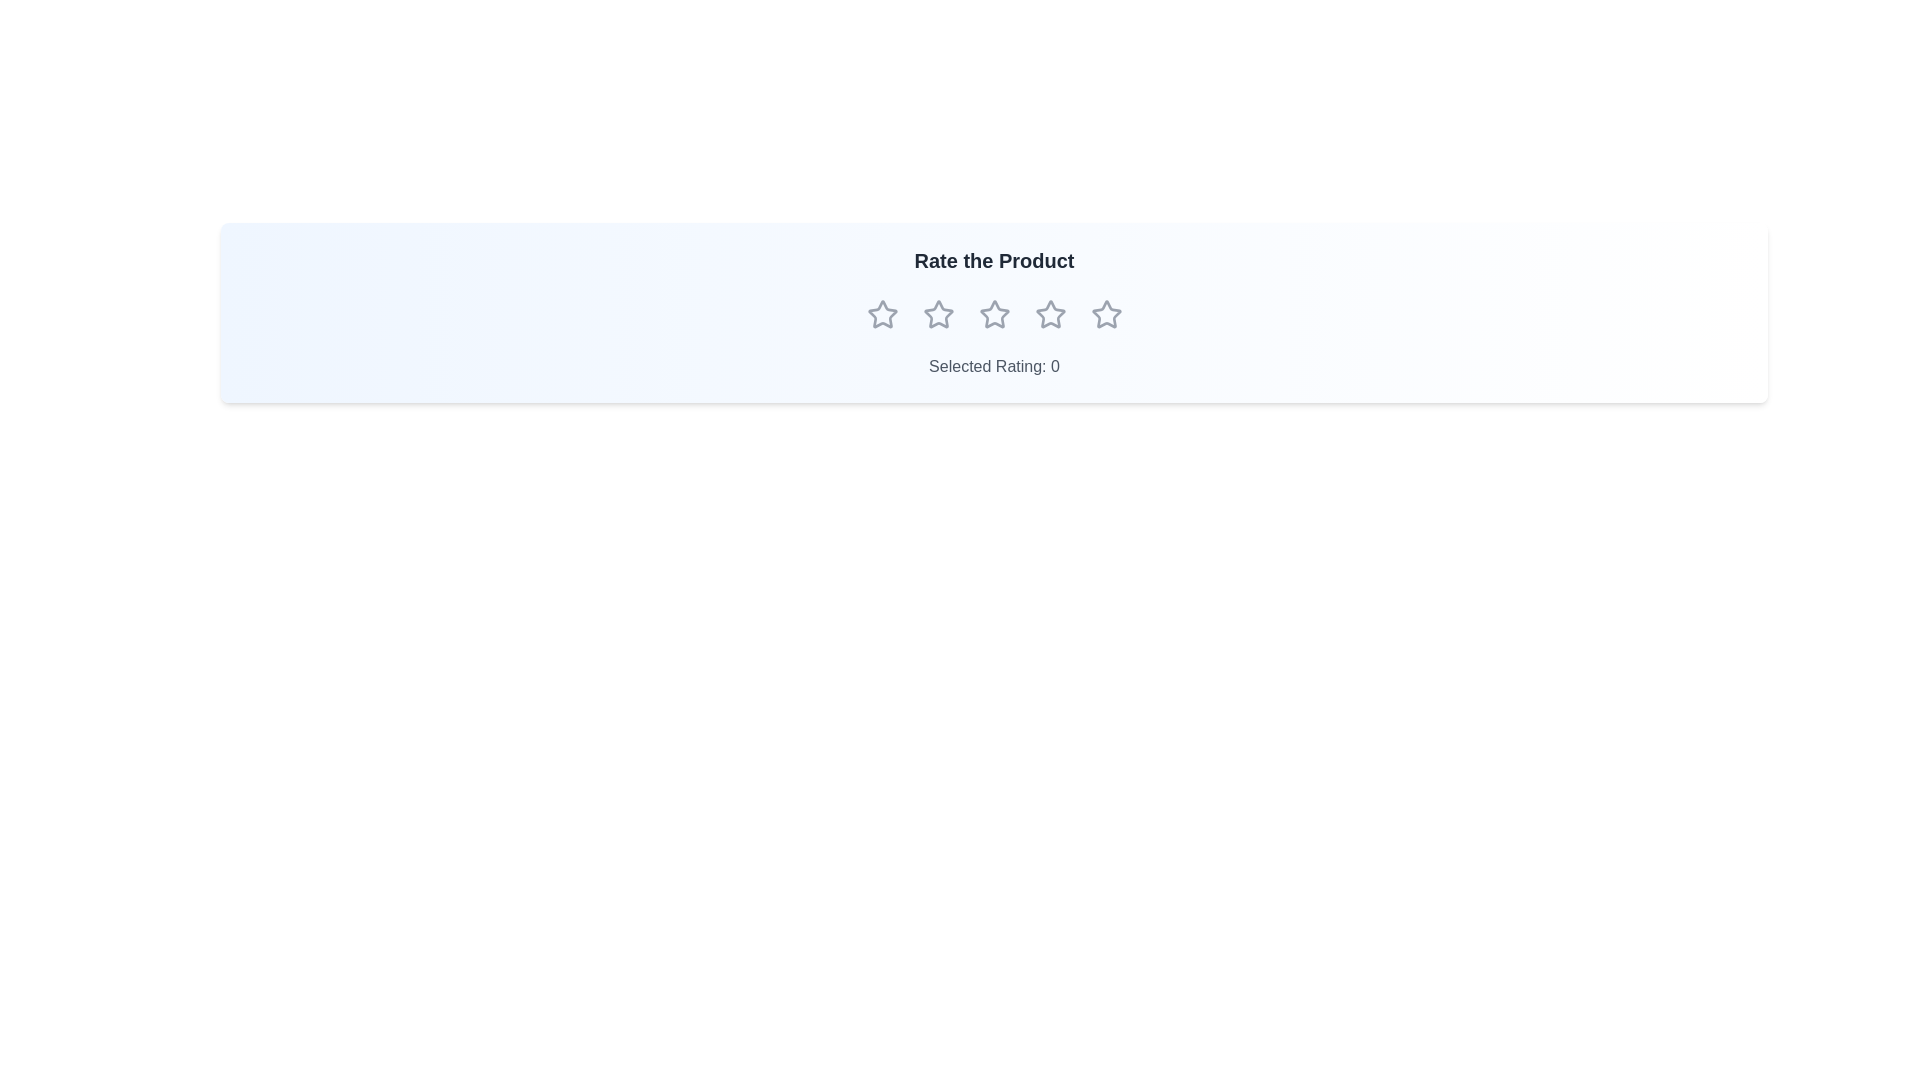  What do you see at coordinates (994, 314) in the screenshot?
I see `the third gray outlined star icon in a horizontal row of five stars` at bounding box center [994, 314].